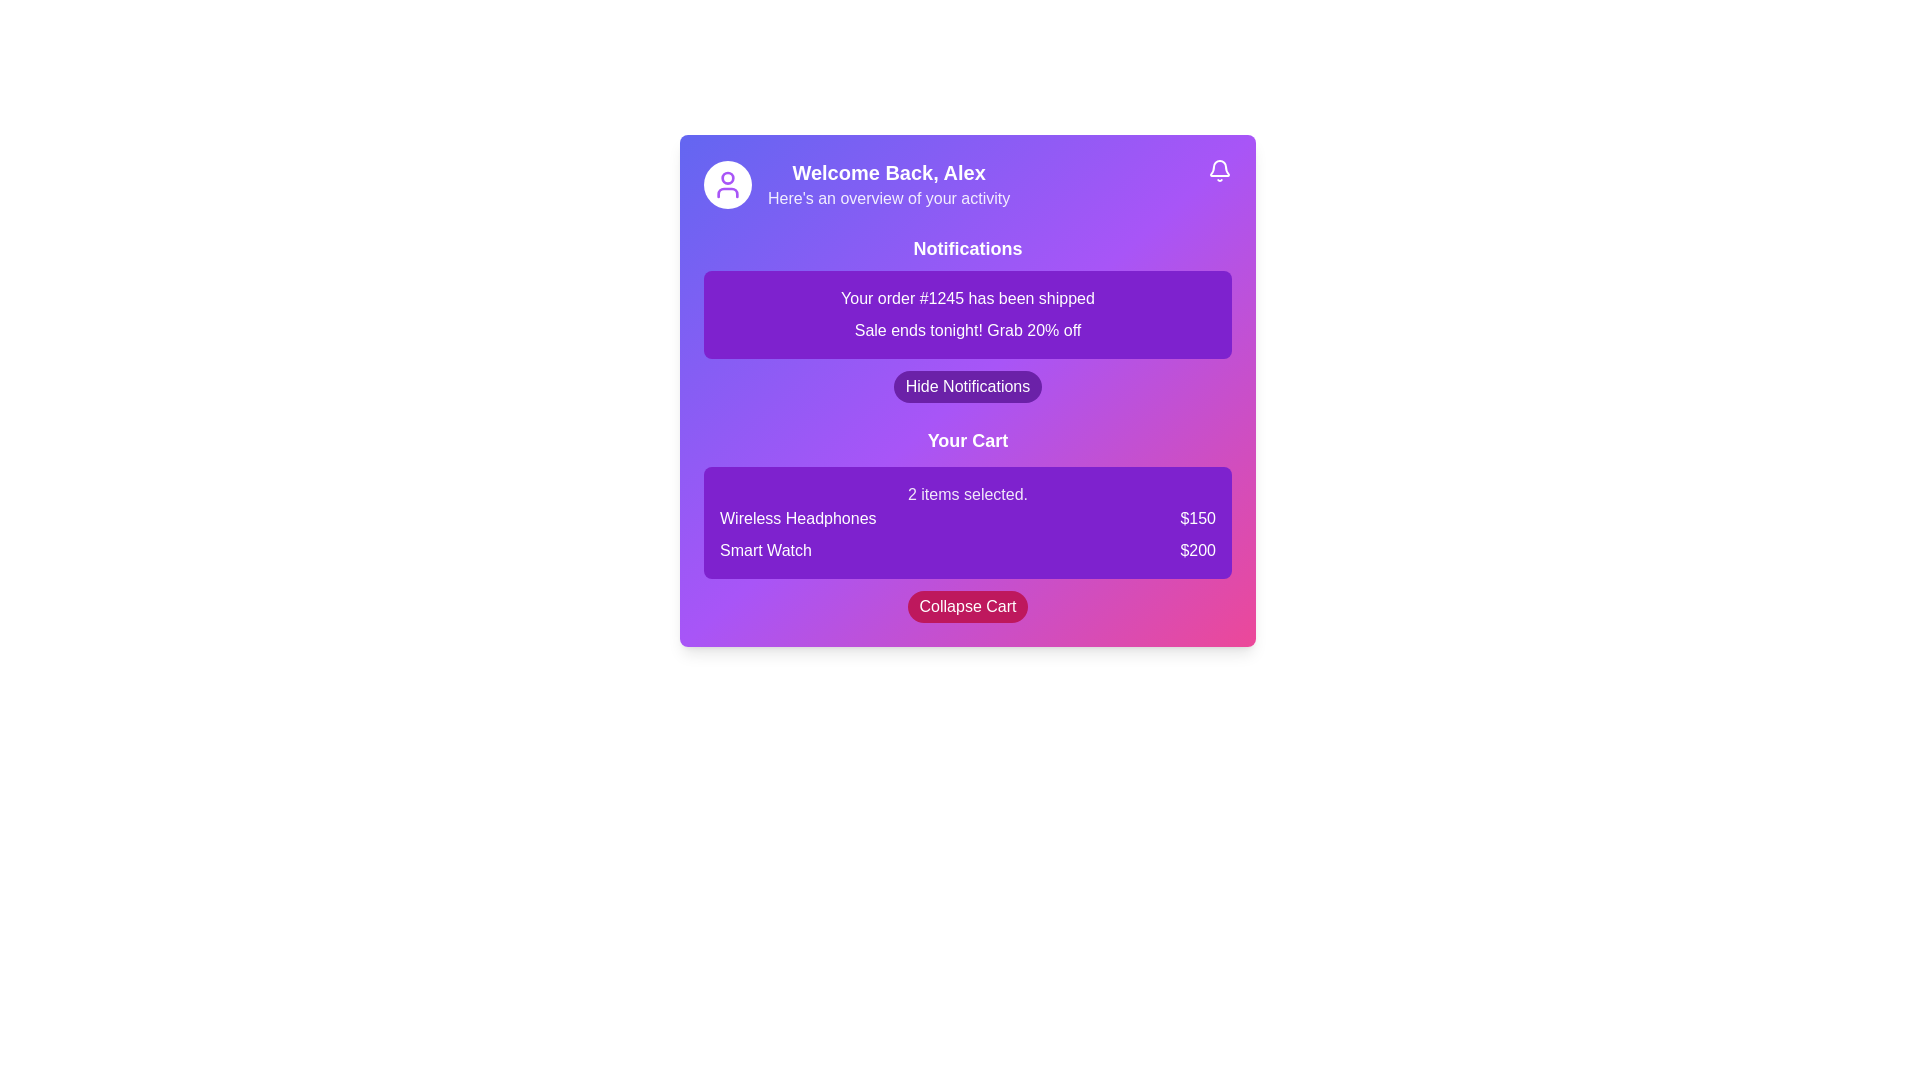 The image size is (1920, 1080). Describe the element at coordinates (968, 605) in the screenshot. I see `the rounded rectangular button with a pinkish-red background and white text reading 'Collapse Cart'` at that location.